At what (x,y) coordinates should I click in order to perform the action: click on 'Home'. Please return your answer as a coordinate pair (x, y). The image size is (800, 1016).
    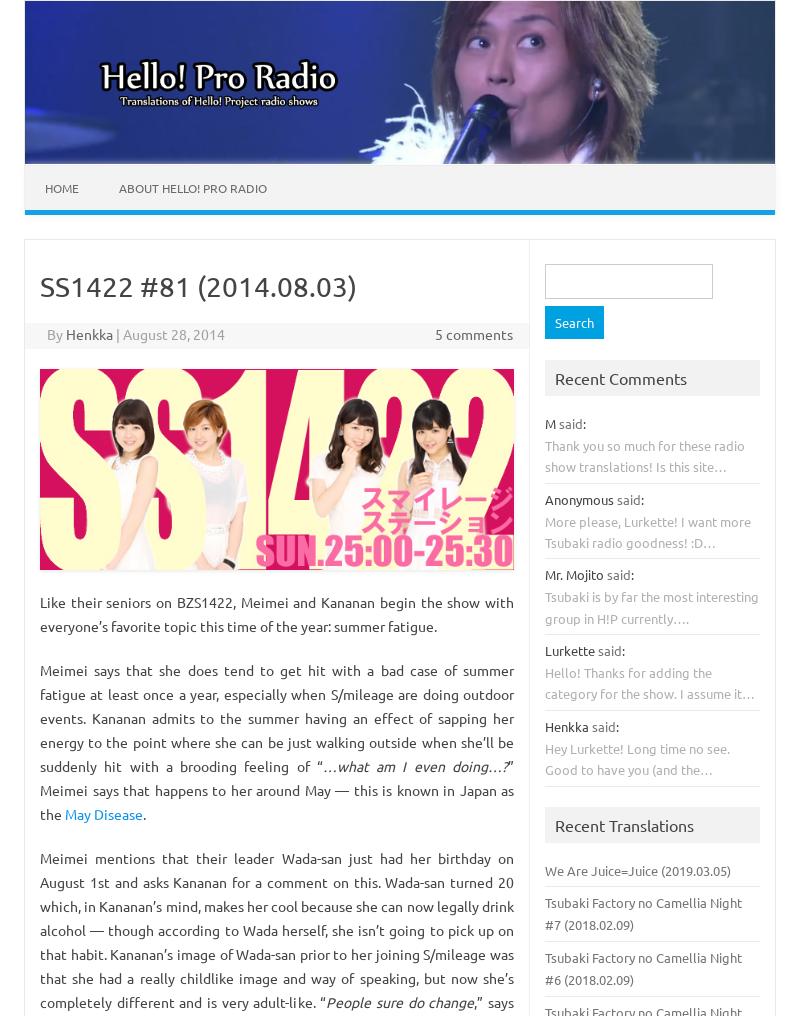
    Looking at the image, I should click on (61, 186).